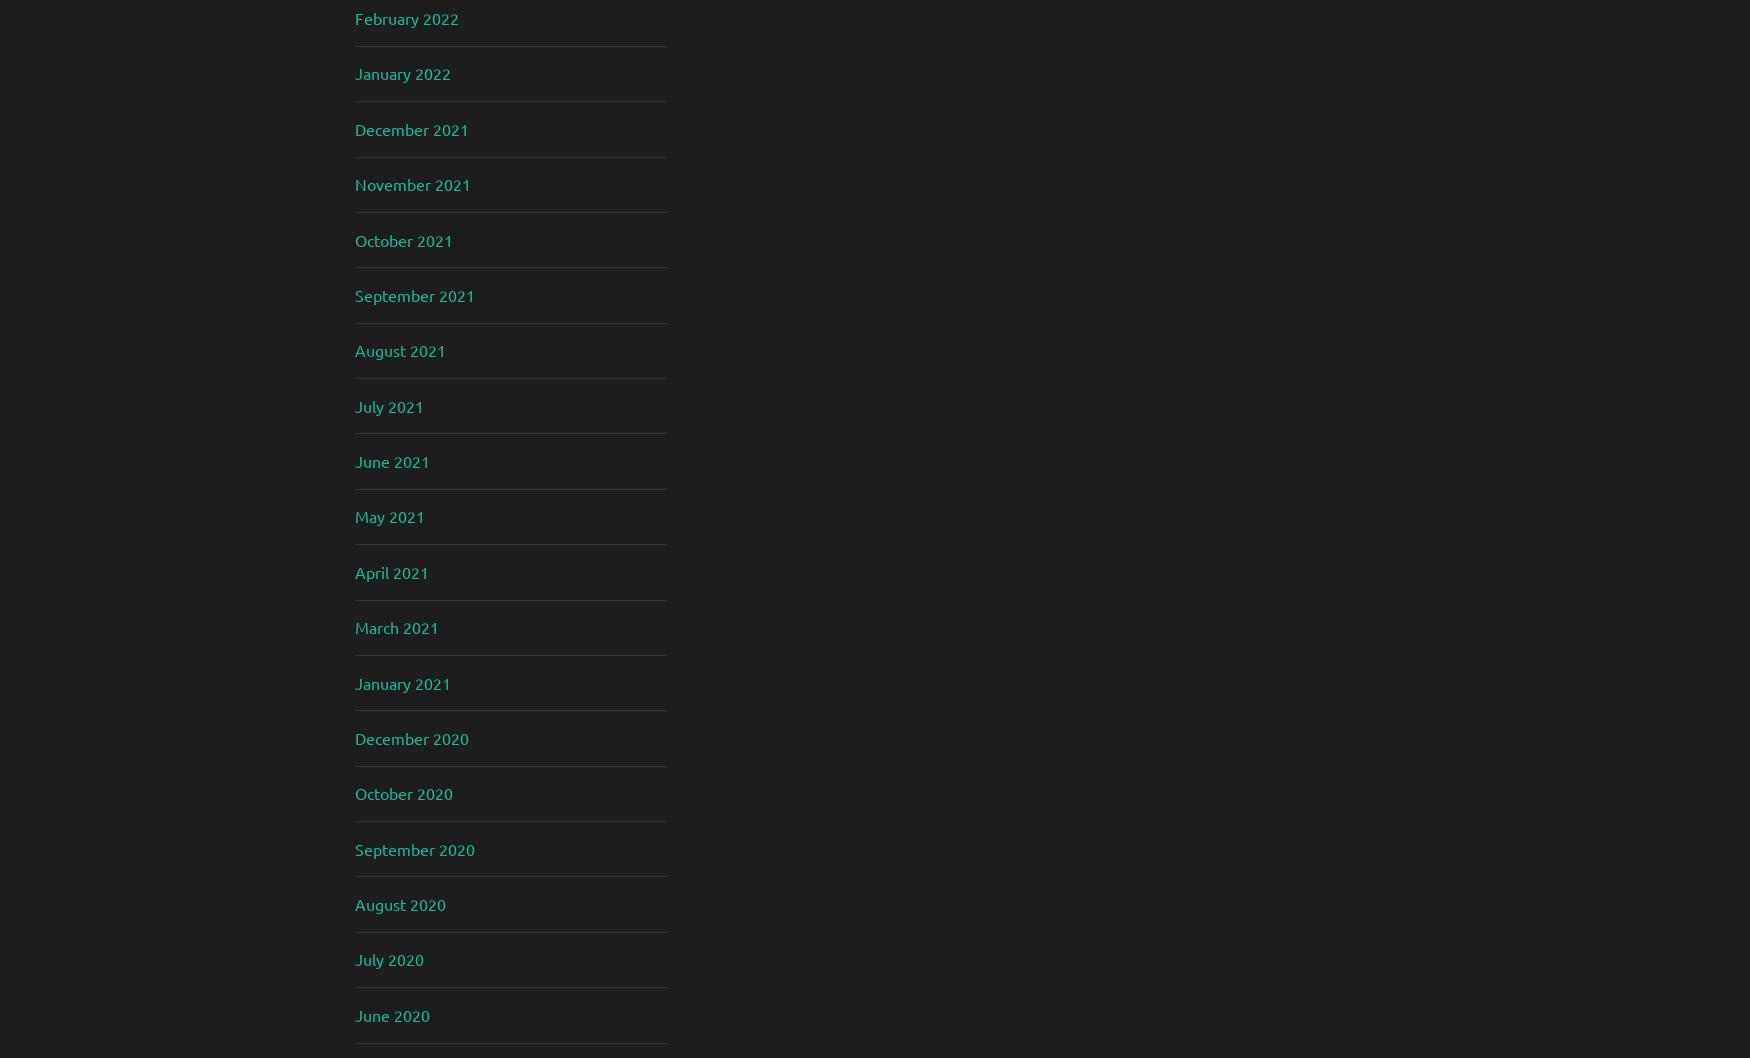  What do you see at coordinates (403, 239) in the screenshot?
I see `'October 2021'` at bounding box center [403, 239].